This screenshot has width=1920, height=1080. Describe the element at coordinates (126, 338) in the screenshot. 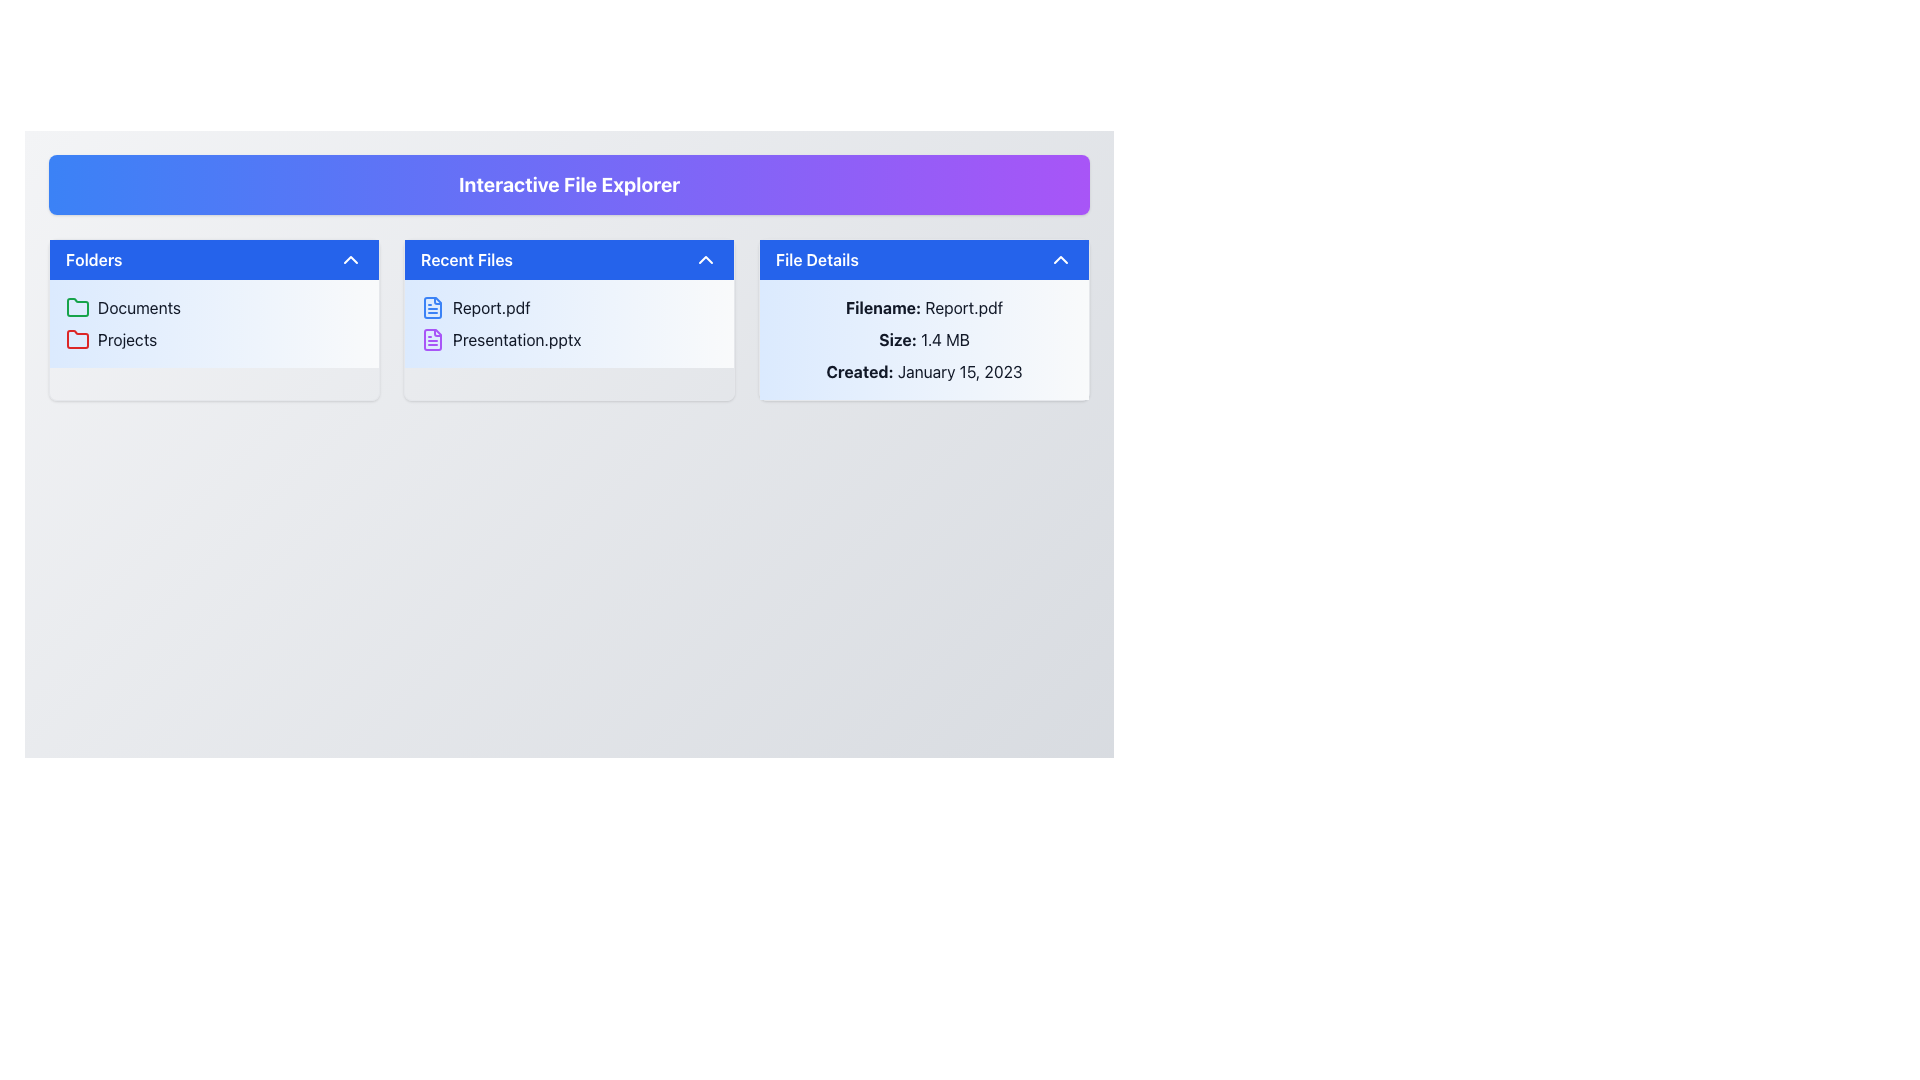

I see `the 'Projects' label` at that location.